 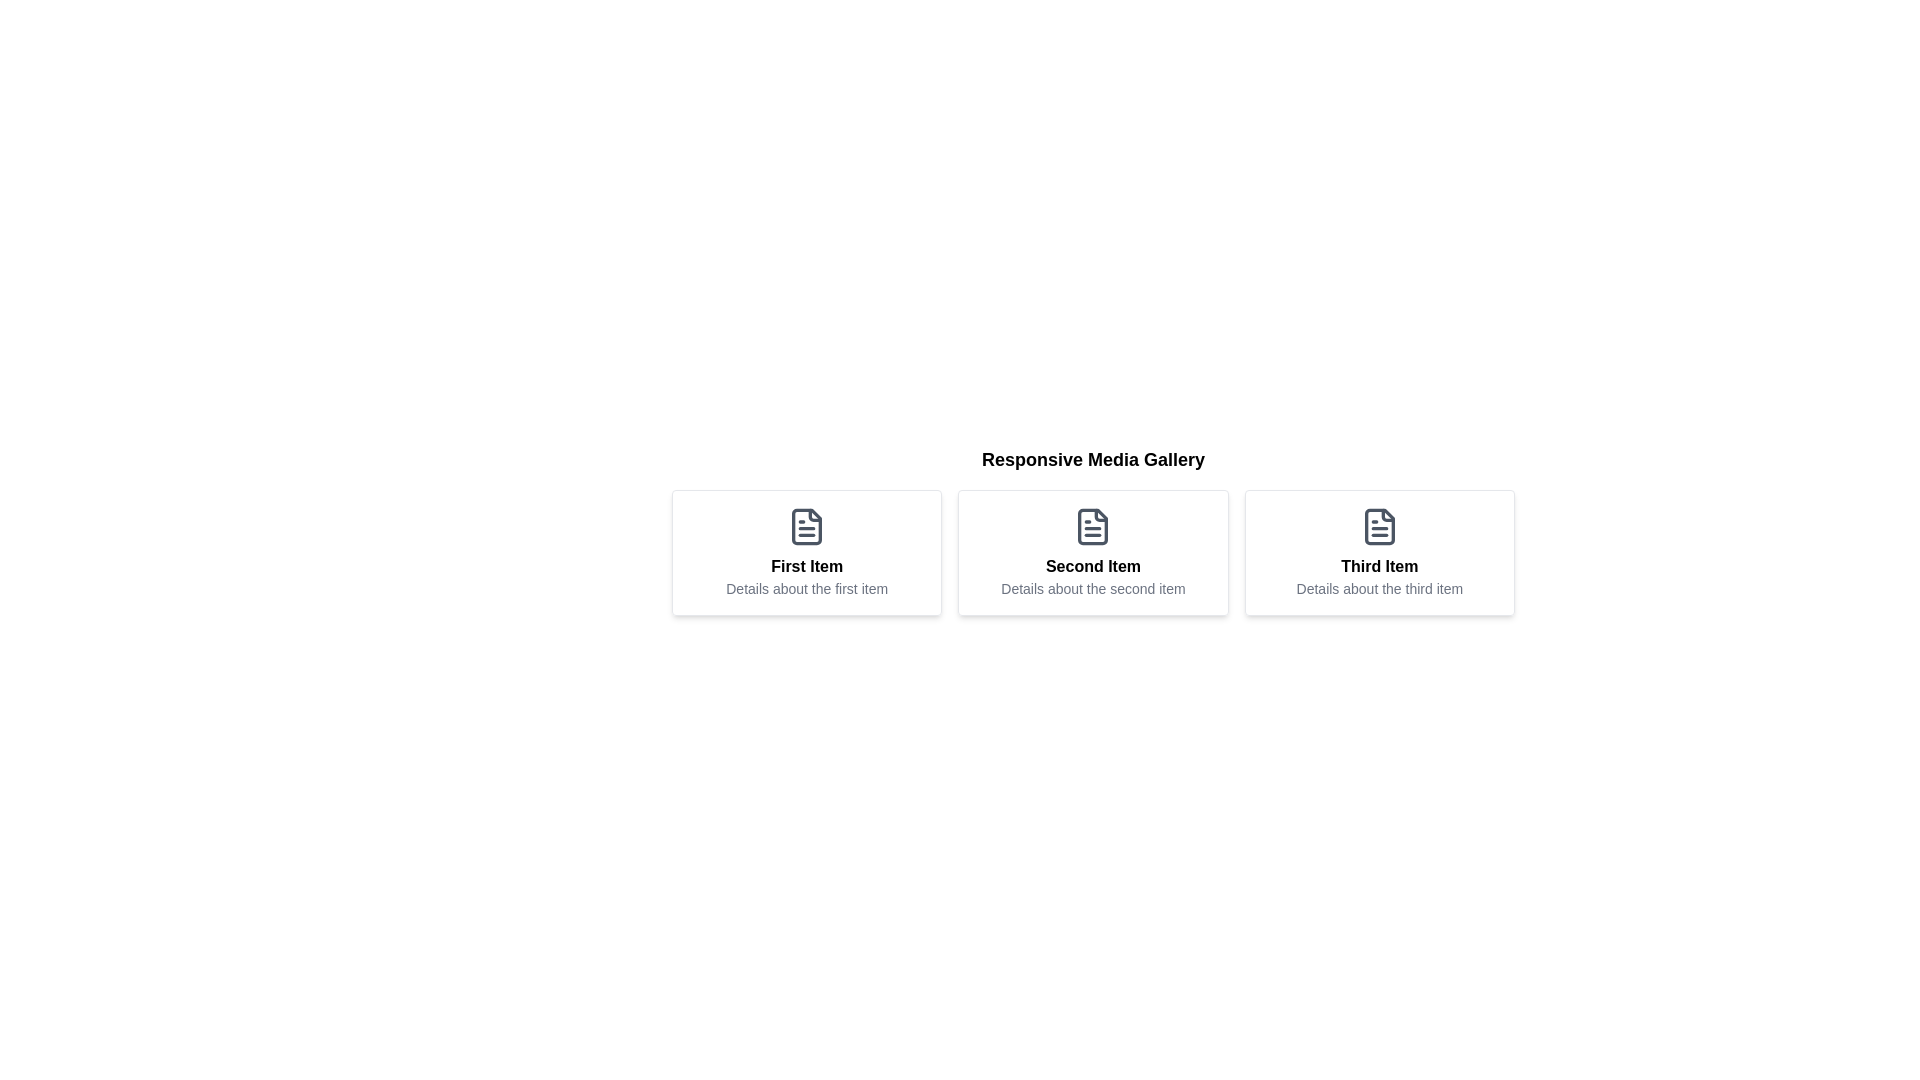 I want to click on the SVG Icon resembling a document with lines inside, located at the top center of the card labeled 'Second Item', so click(x=1092, y=526).